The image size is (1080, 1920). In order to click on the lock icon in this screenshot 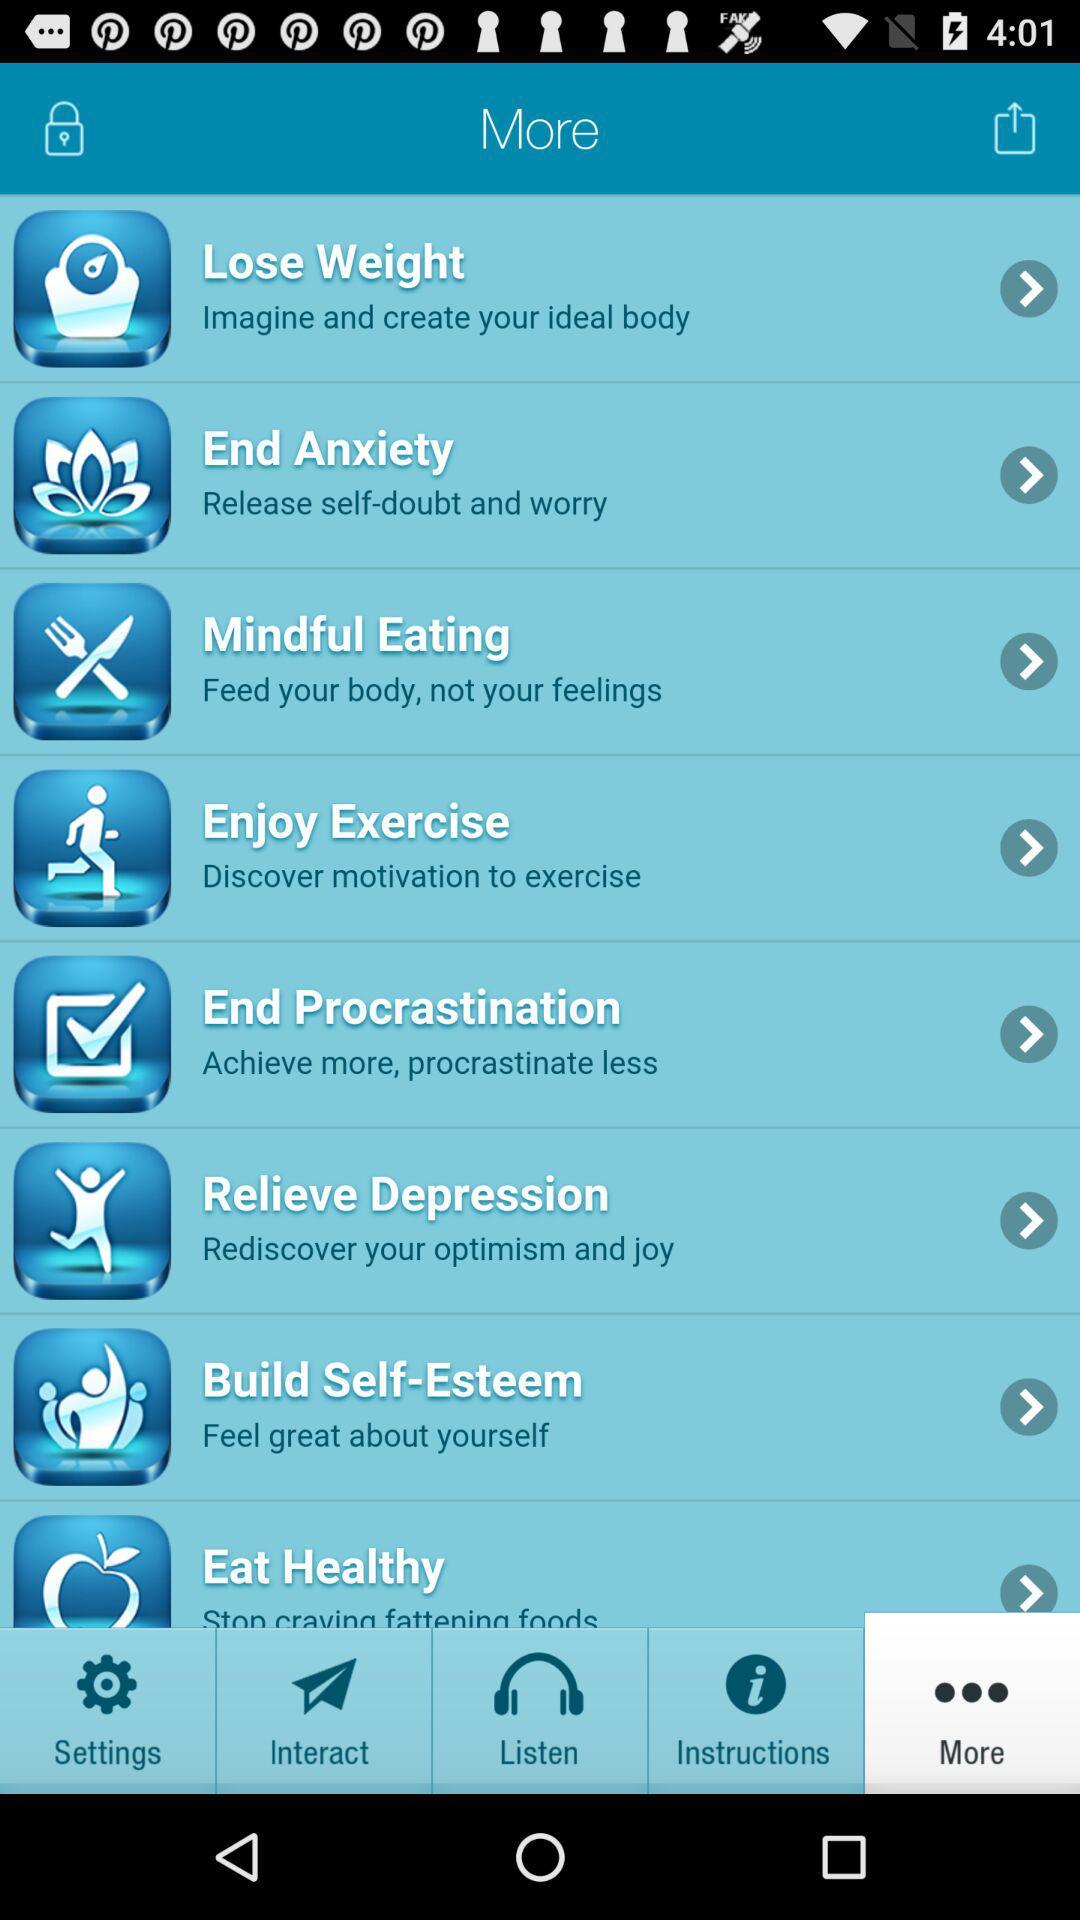, I will do `click(63, 136)`.